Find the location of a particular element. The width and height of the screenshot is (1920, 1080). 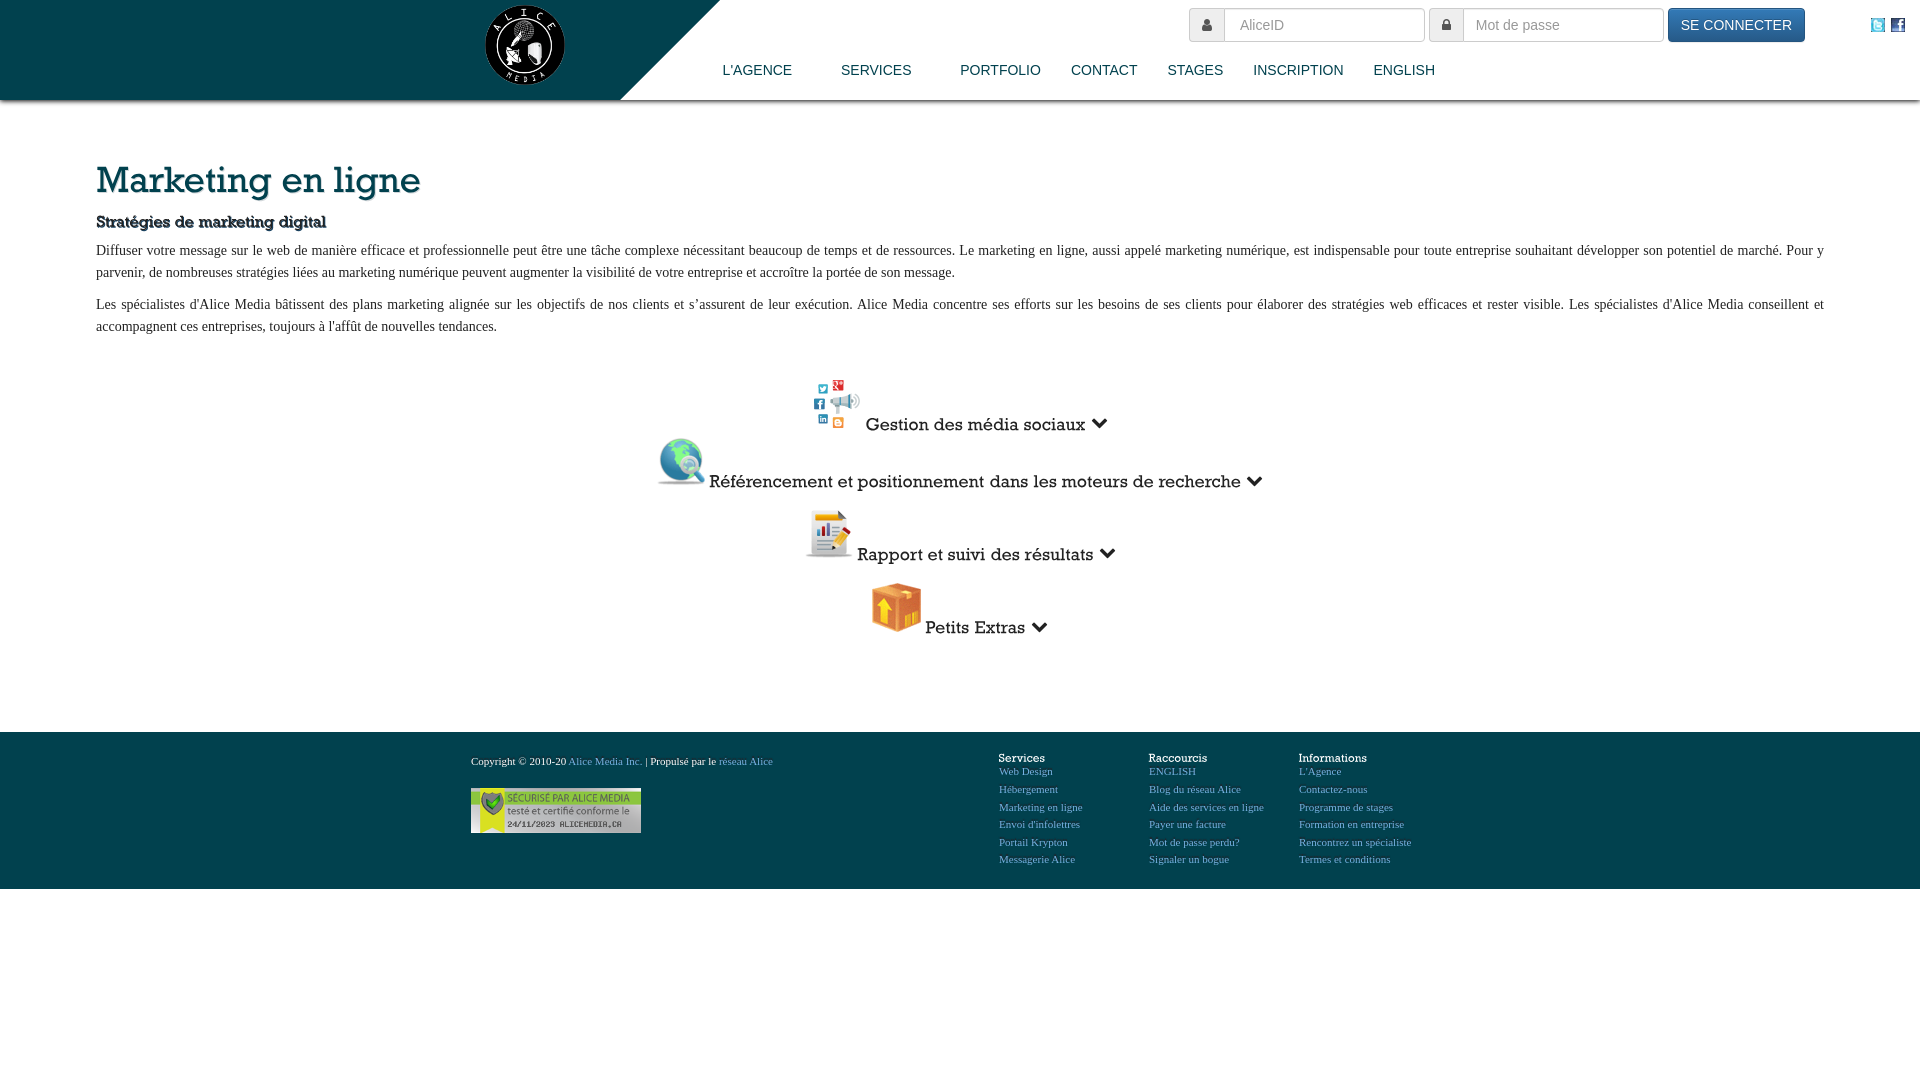

'SERVICES' is located at coordinates (884, 68).